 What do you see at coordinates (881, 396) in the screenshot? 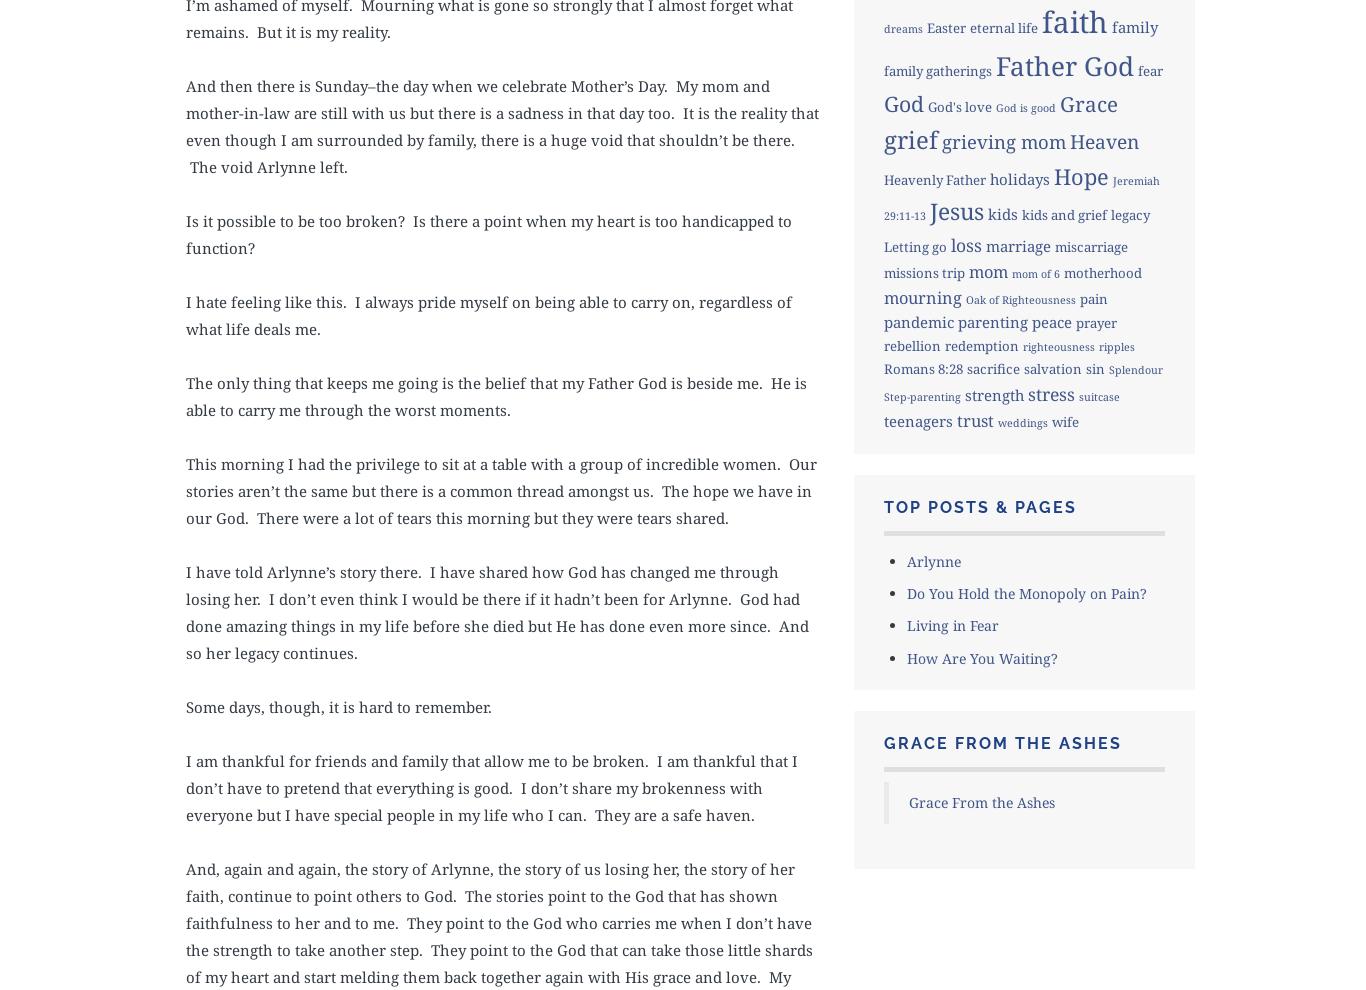
I see `'Step-parenting'` at bounding box center [881, 396].